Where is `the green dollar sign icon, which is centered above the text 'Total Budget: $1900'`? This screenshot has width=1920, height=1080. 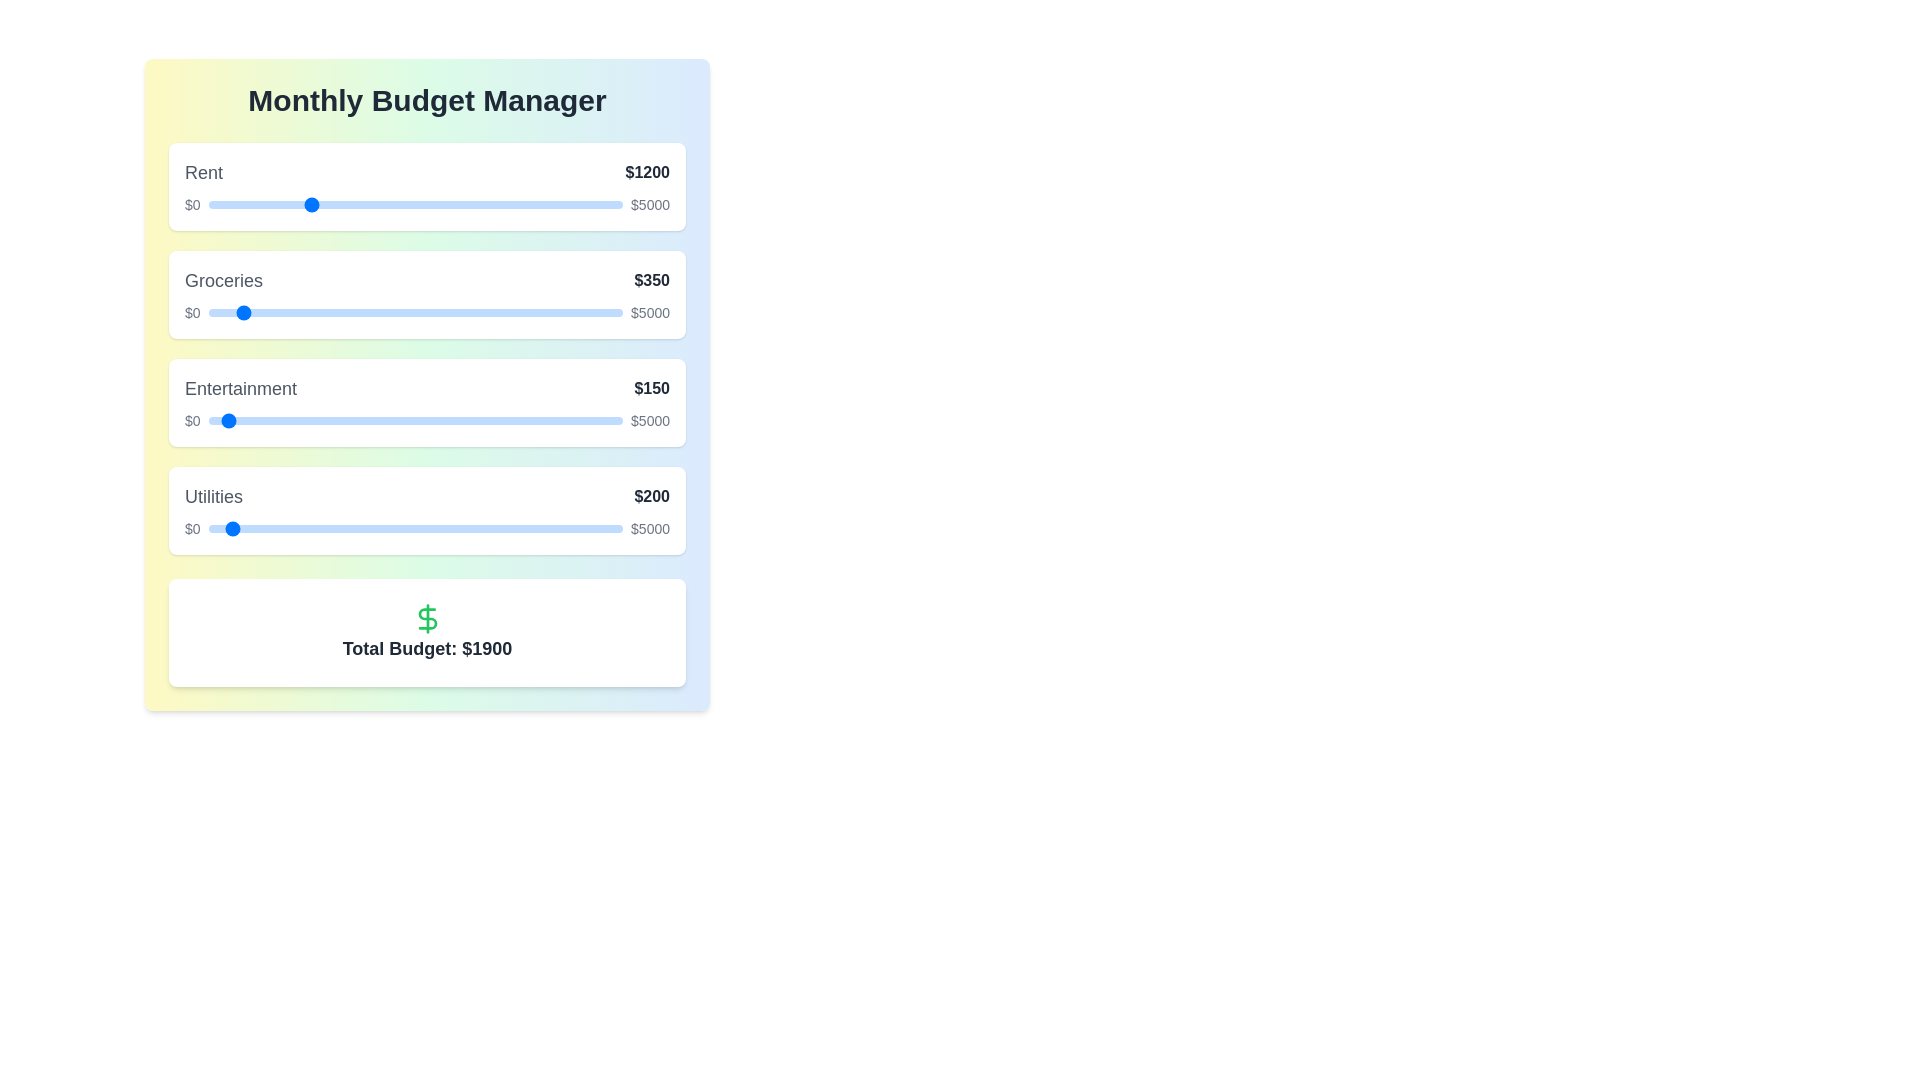
the green dollar sign icon, which is centered above the text 'Total Budget: $1900' is located at coordinates (426, 617).